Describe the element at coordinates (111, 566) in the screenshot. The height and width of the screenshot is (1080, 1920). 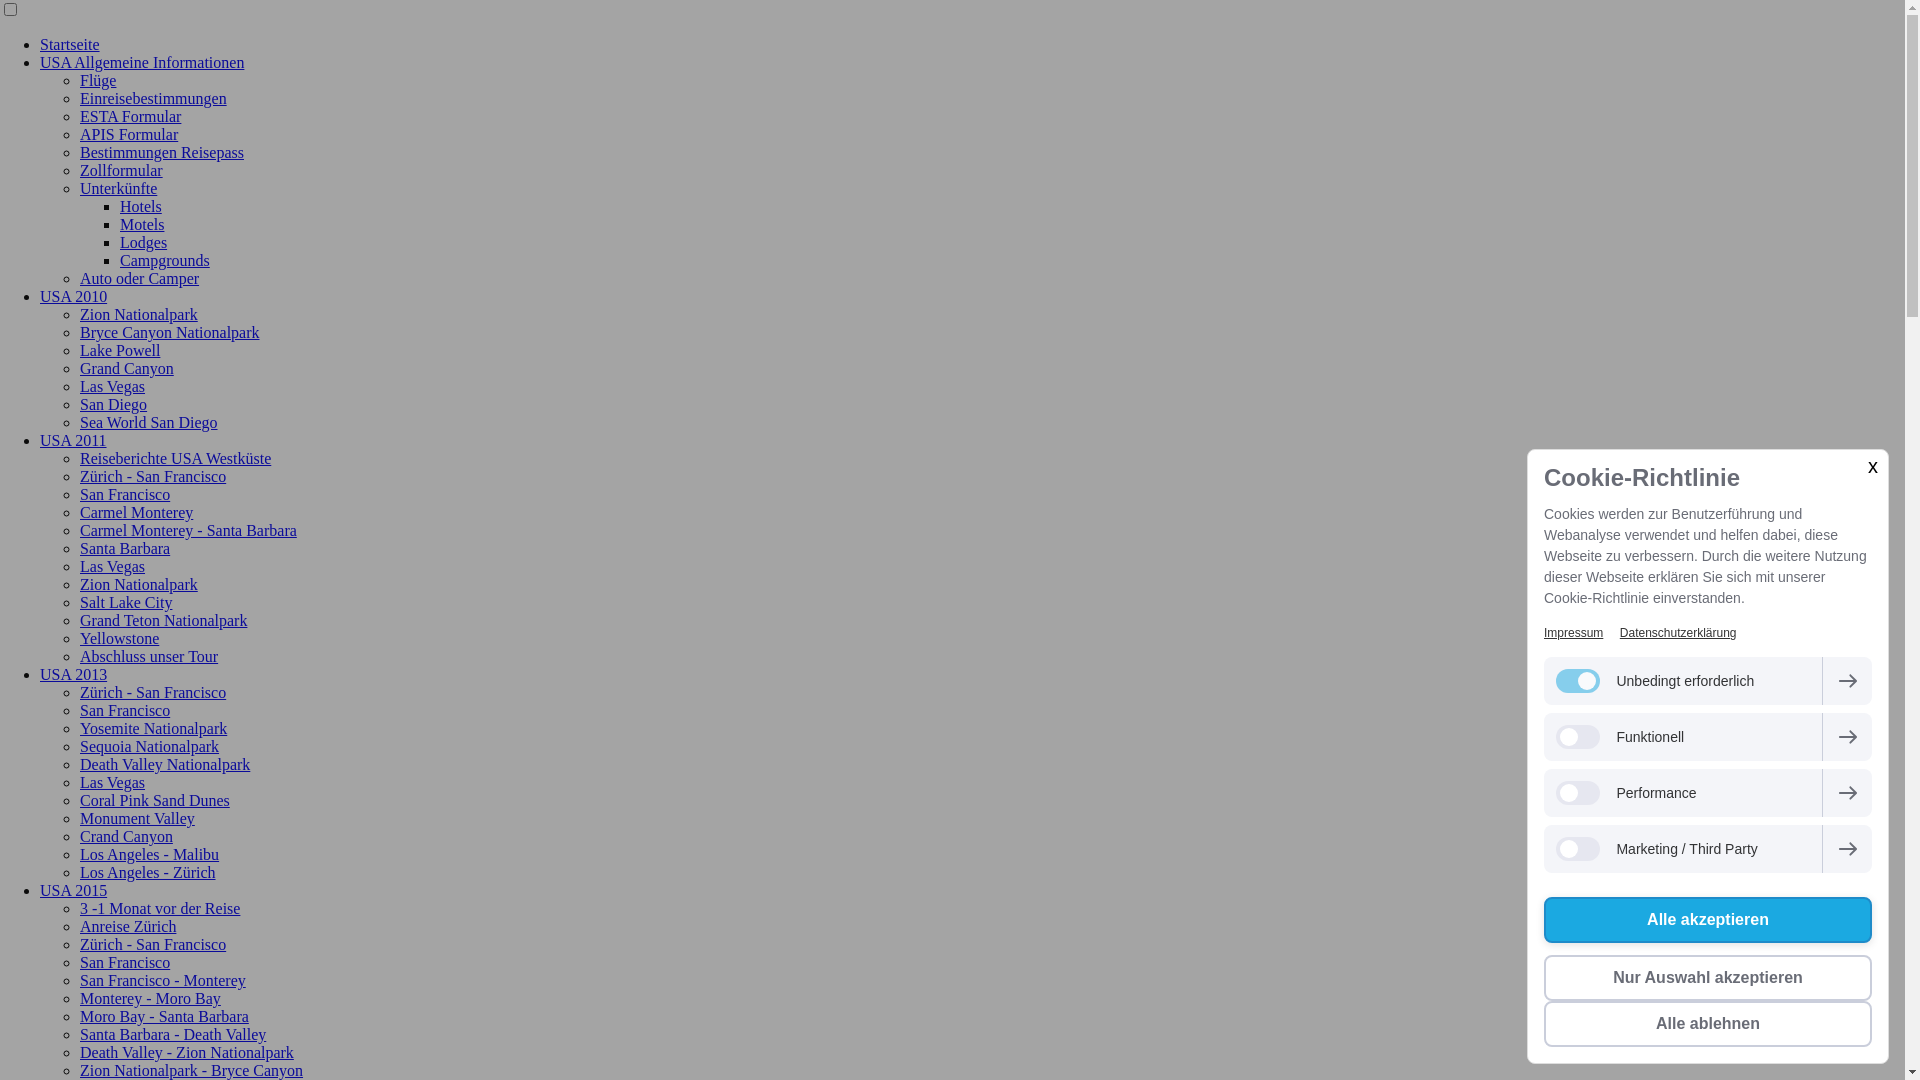
I see `'Las Vegas'` at that location.